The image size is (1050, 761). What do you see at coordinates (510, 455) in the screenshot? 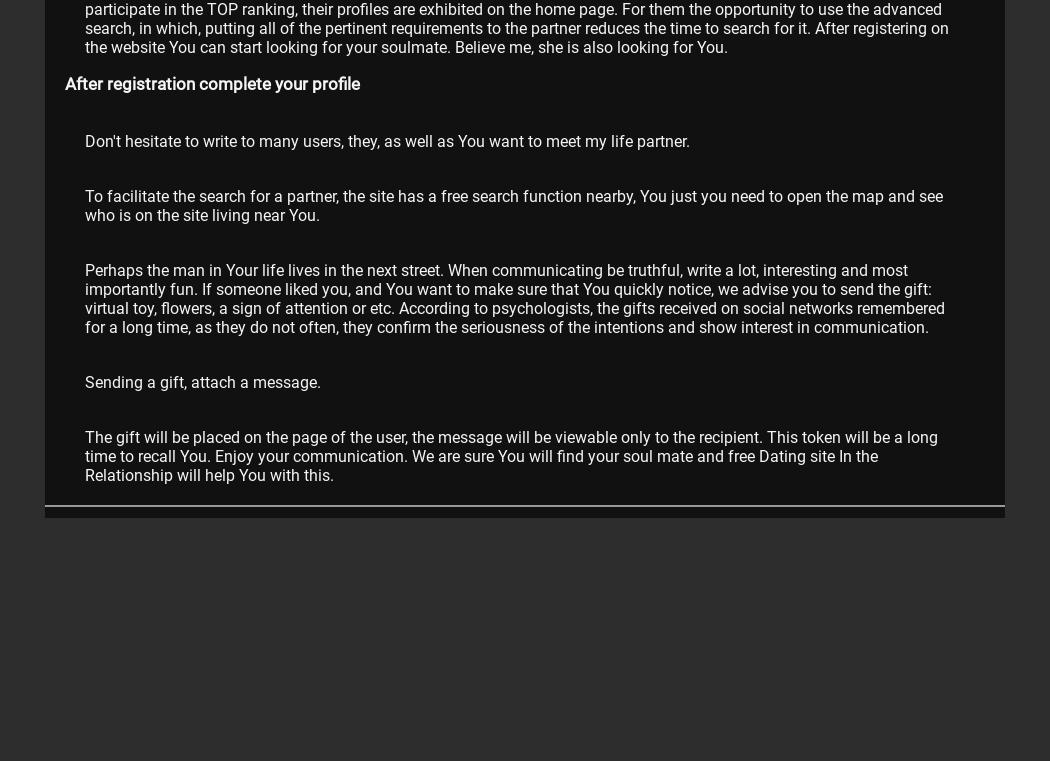
I see `'The gift will be placed on the page of the user, the message will be viewable only to the recipient. This token will be a long time to recall You. Enjoy your communication. We are sure You will find your soul mate and free Dating site In the Relationship will help You with this.'` at bounding box center [510, 455].